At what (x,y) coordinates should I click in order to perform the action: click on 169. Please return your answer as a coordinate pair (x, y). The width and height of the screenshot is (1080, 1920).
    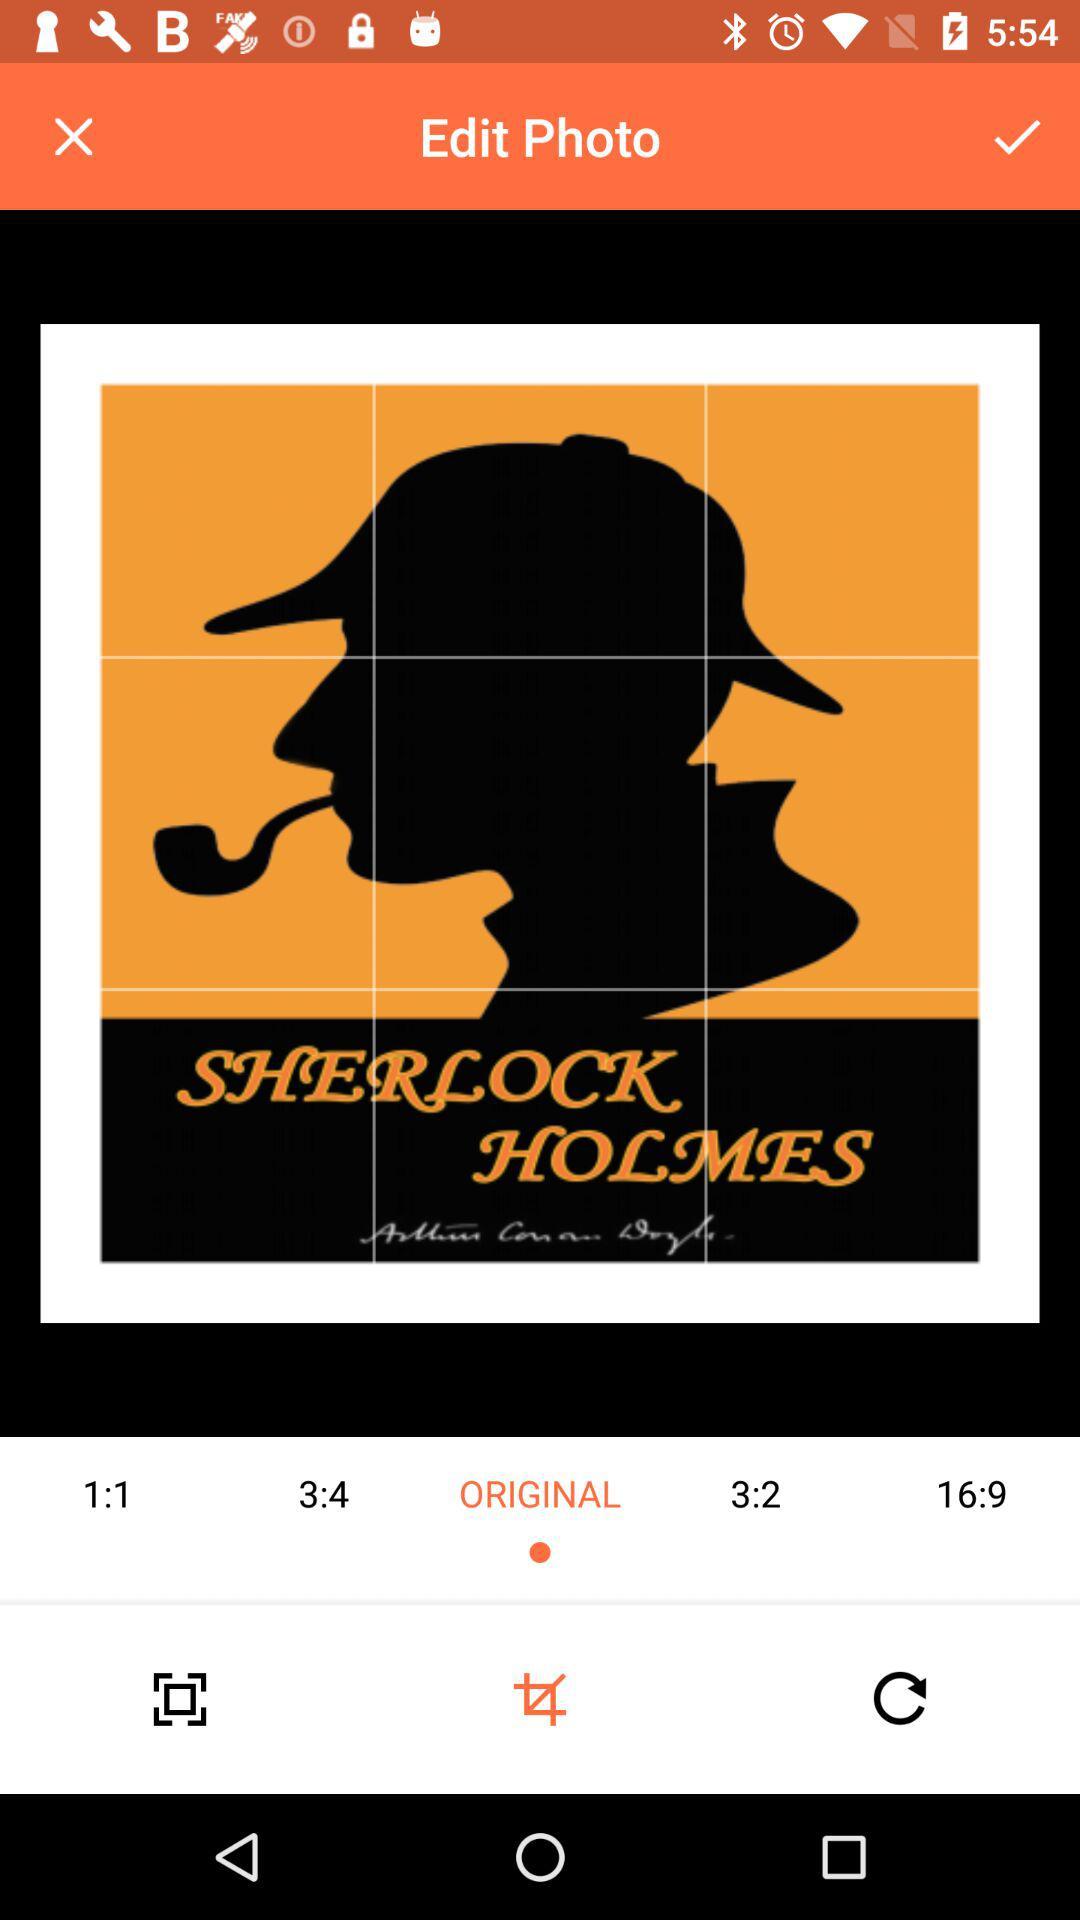
    Looking at the image, I should click on (971, 1520).